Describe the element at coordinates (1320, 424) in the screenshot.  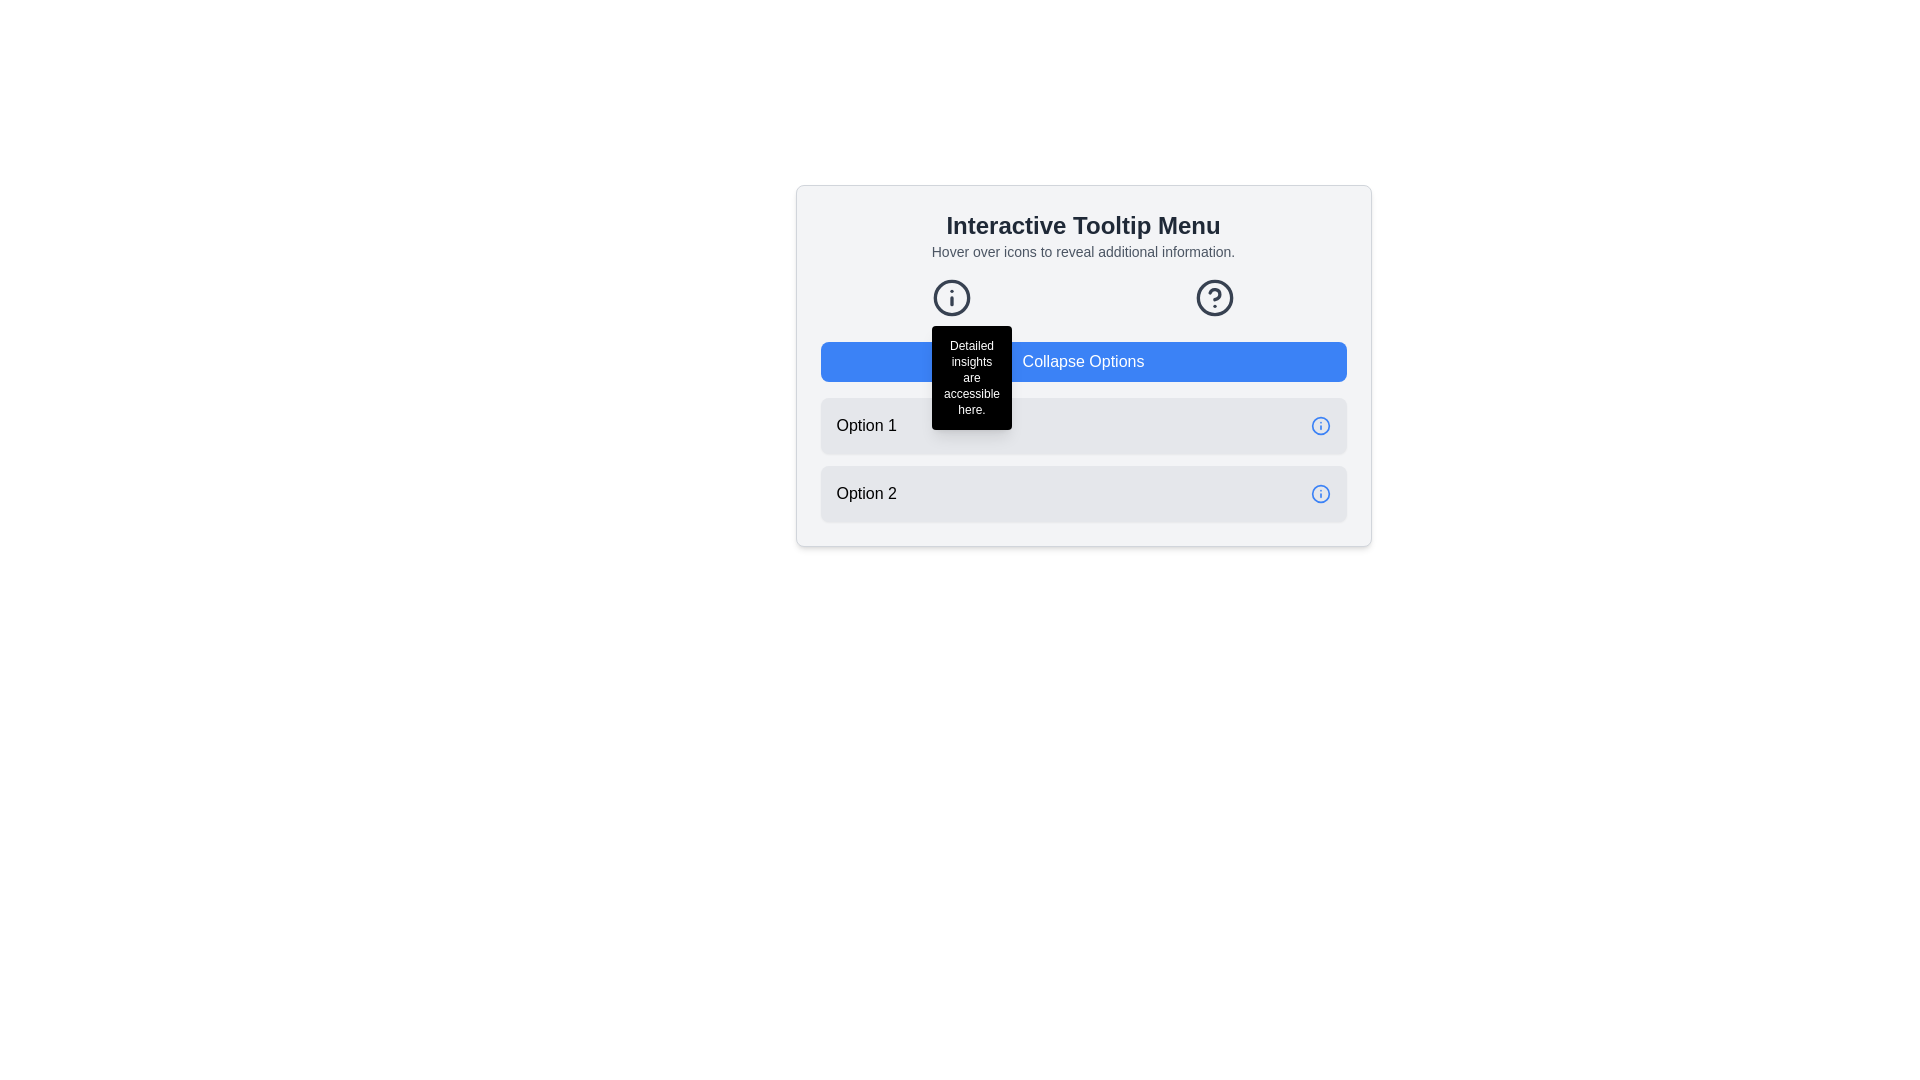
I see `the informational help icon located at the bottom-right corner of the interface below the second option` at that location.